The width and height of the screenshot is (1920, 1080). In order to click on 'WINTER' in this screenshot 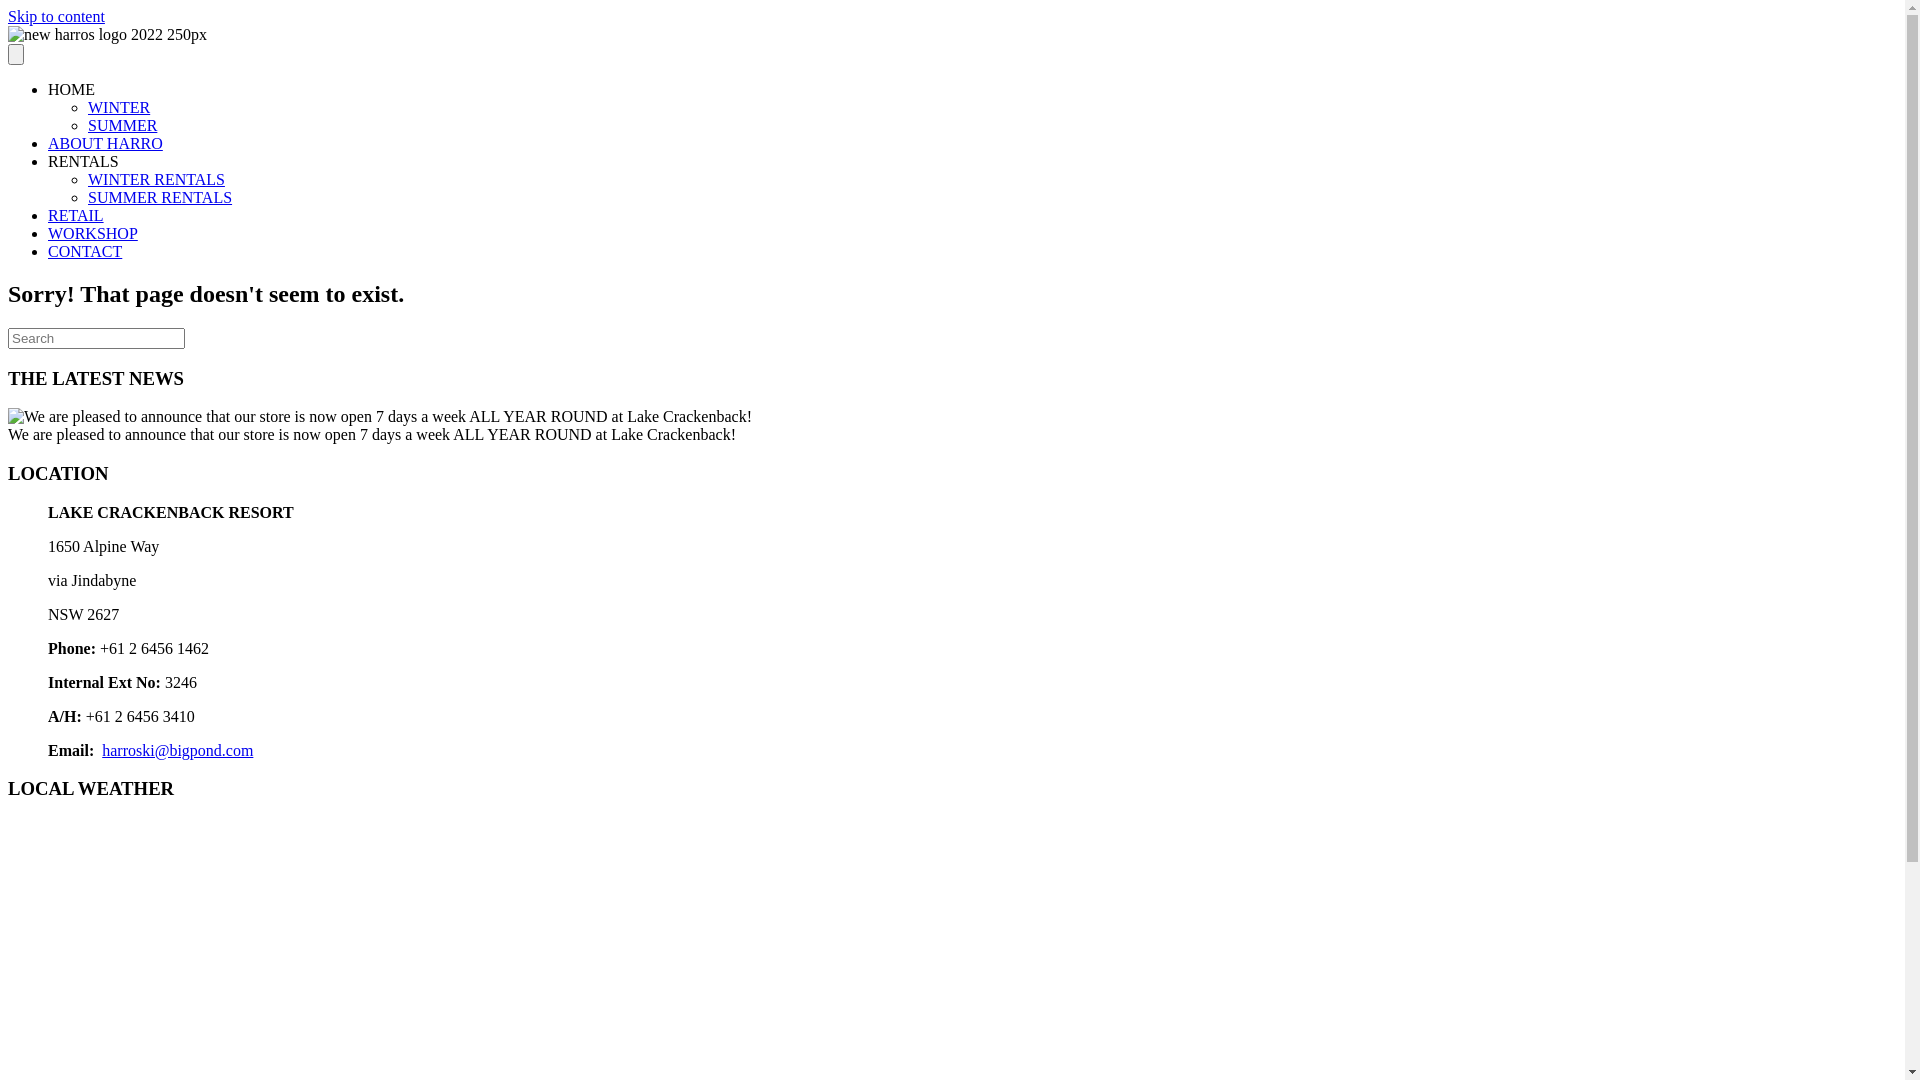, I will do `click(118, 107)`.